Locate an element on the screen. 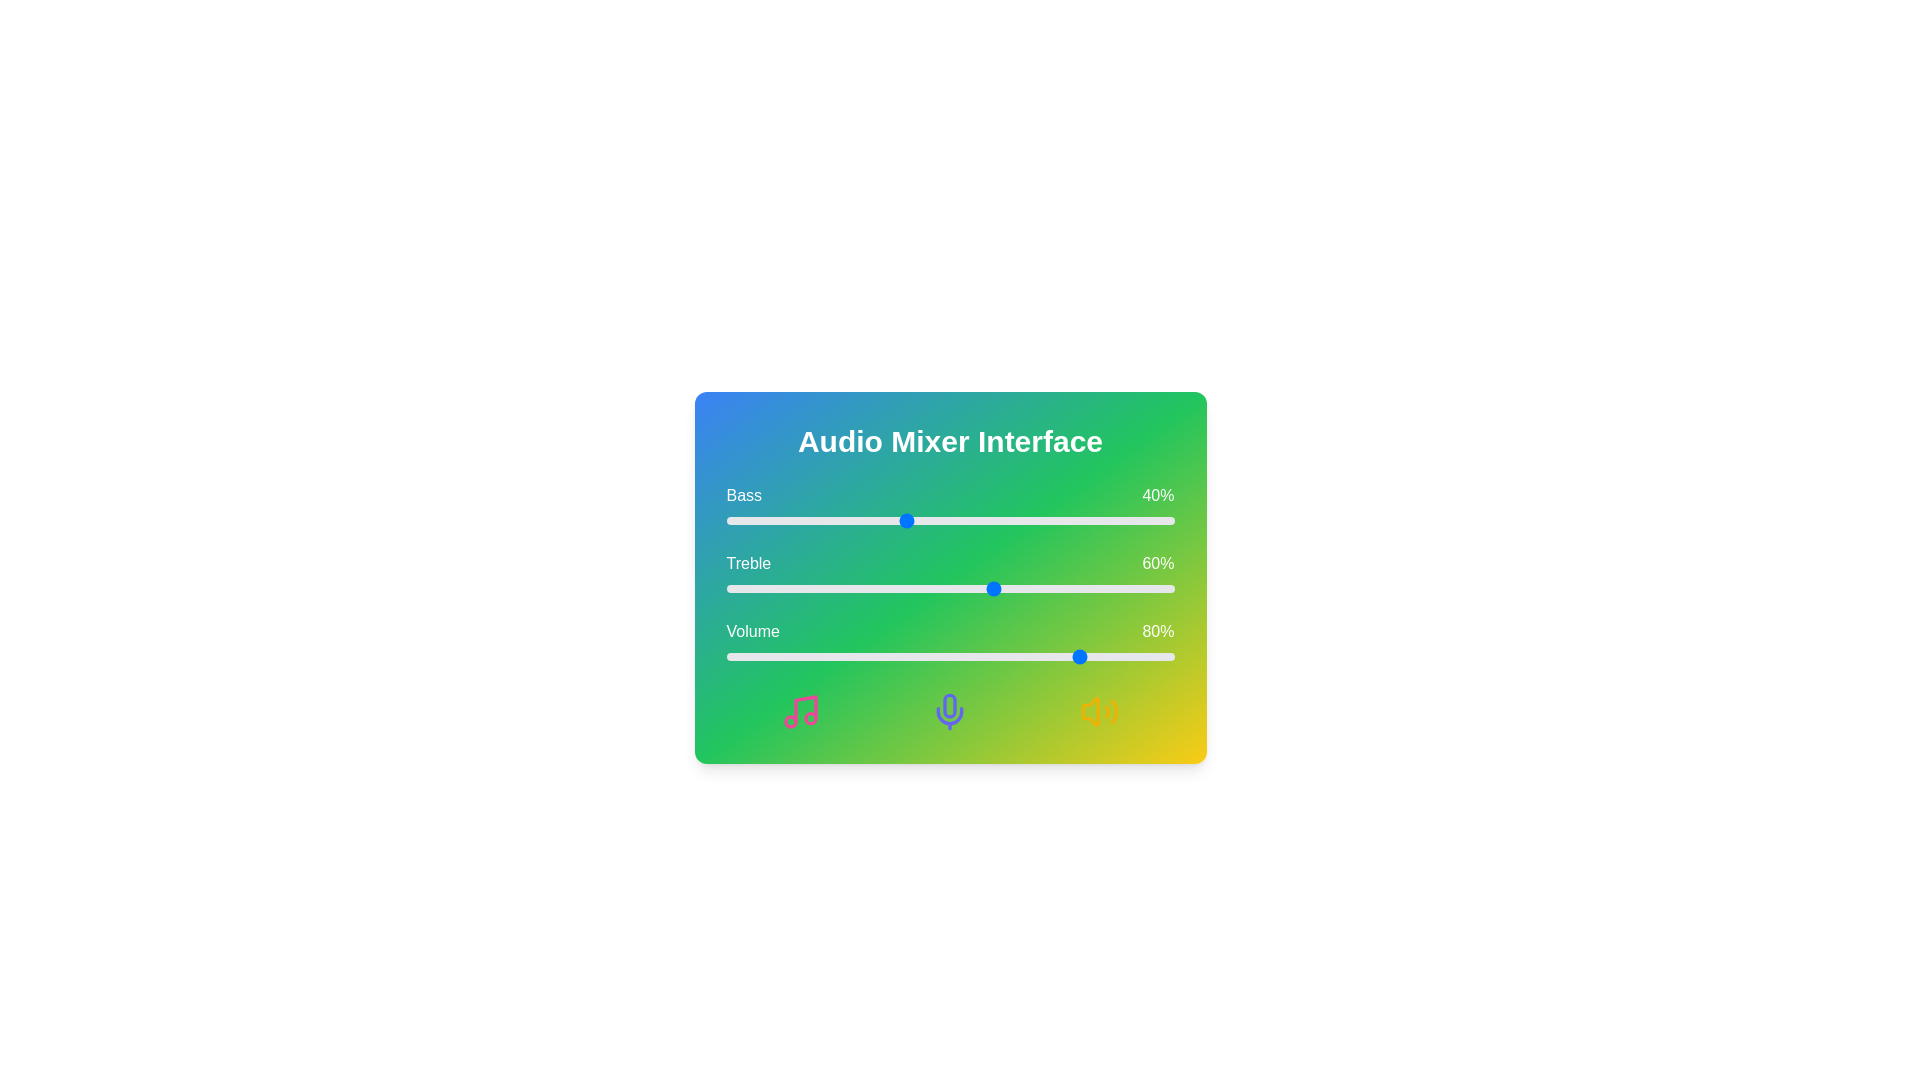 Image resolution: width=1920 pixels, height=1080 pixels. the slider to observe any tooltip or effect is located at coordinates (949, 519).